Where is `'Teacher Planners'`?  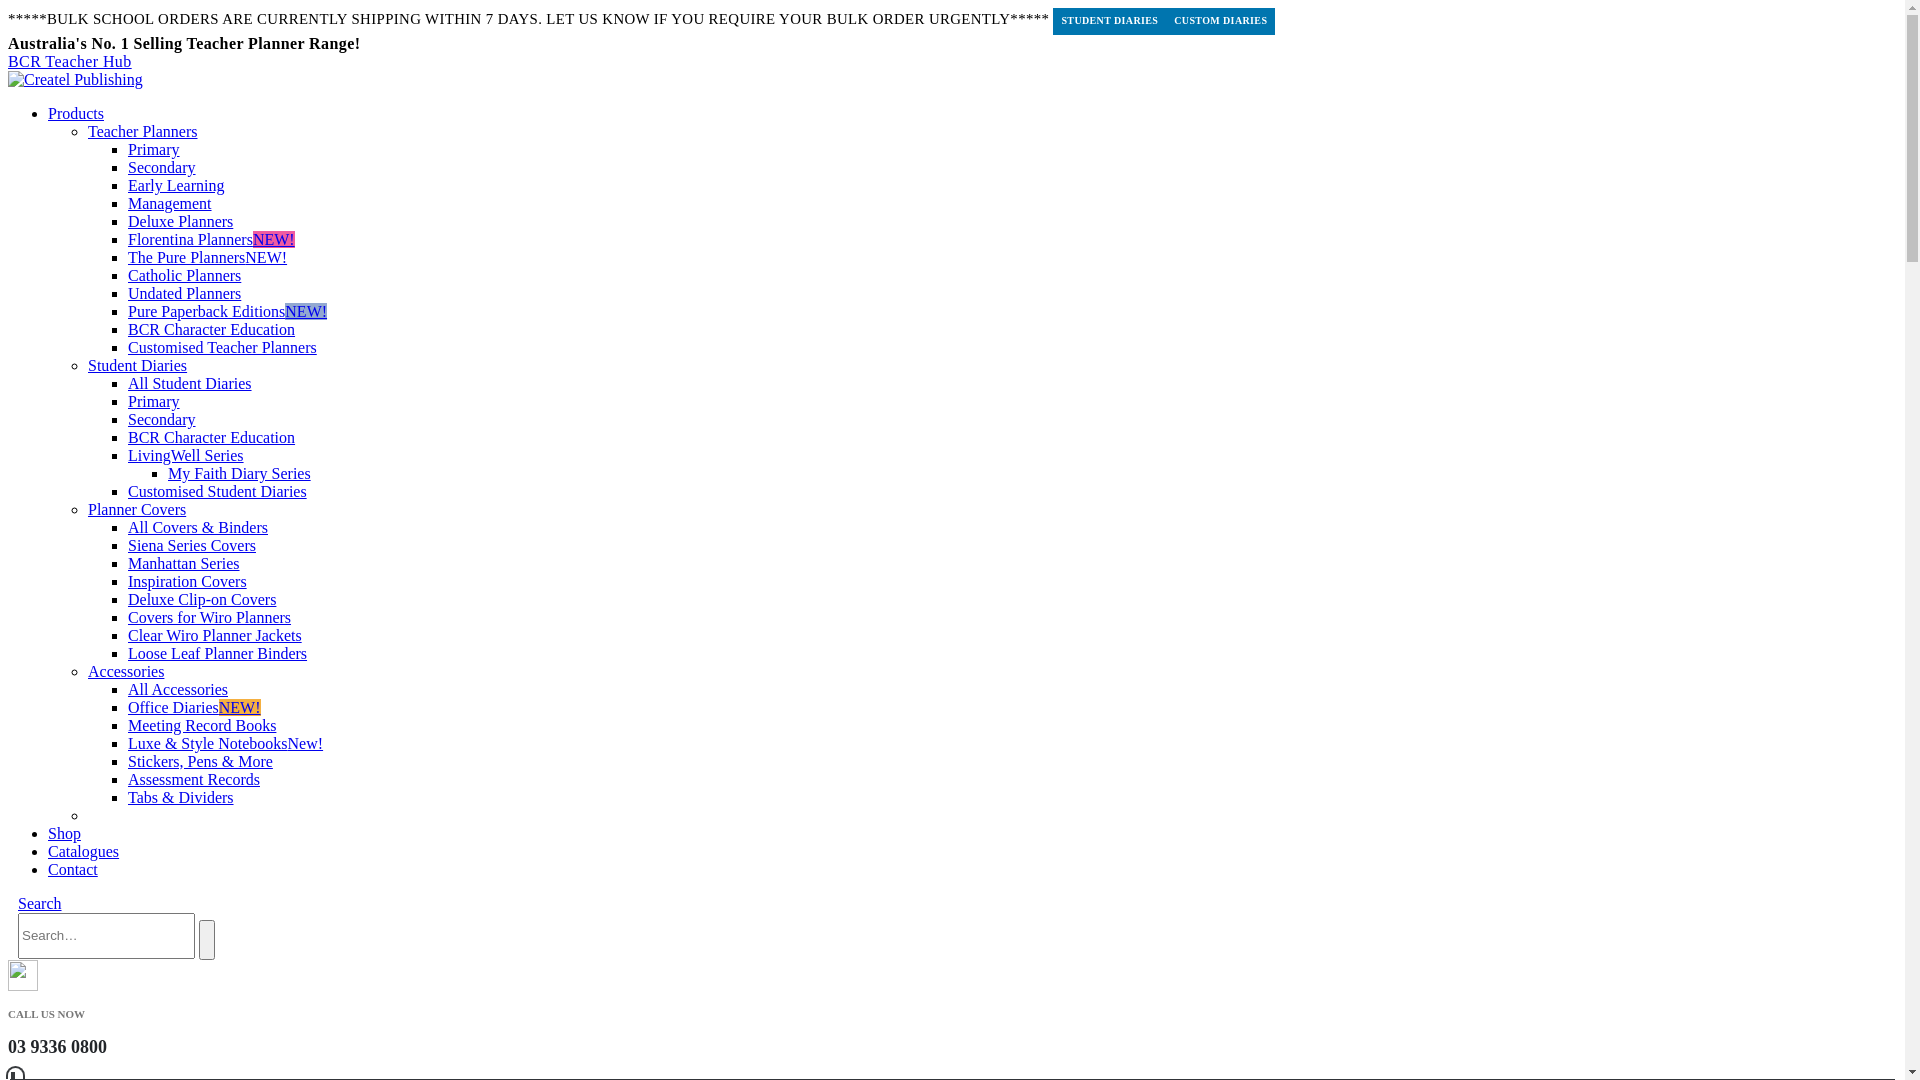 'Teacher Planners' is located at coordinates (86, 131).